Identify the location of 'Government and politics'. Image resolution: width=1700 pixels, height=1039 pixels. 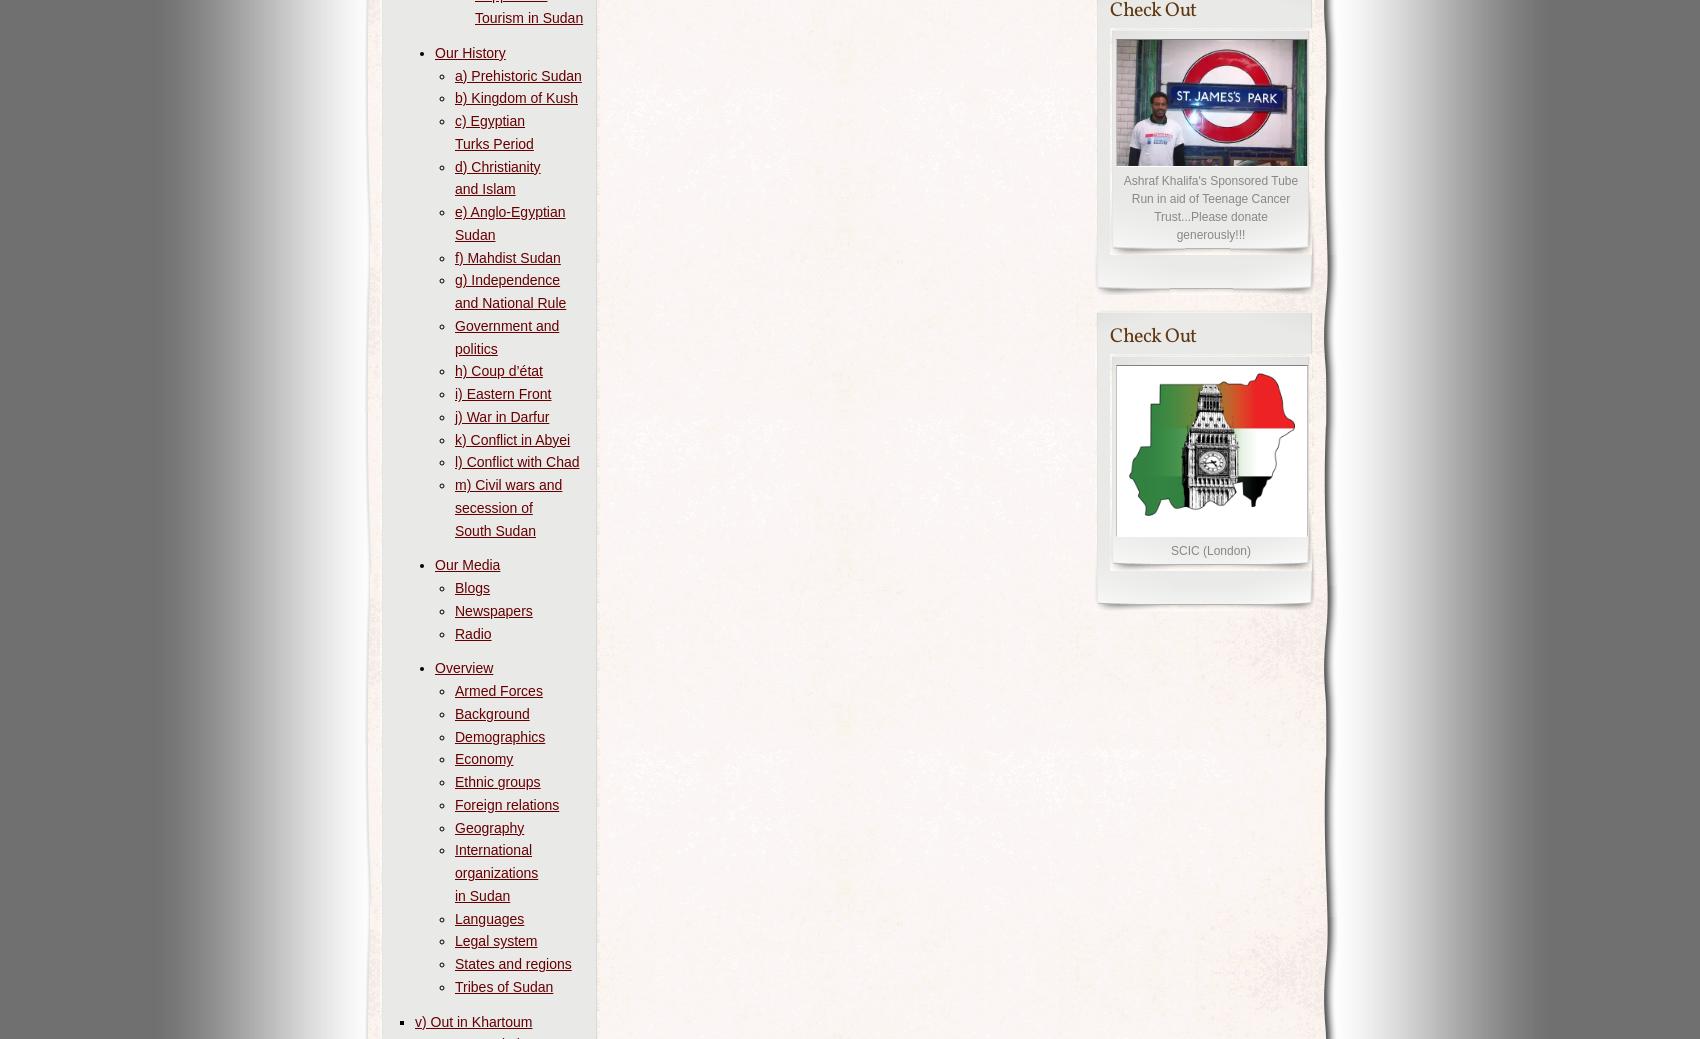
(506, 336).